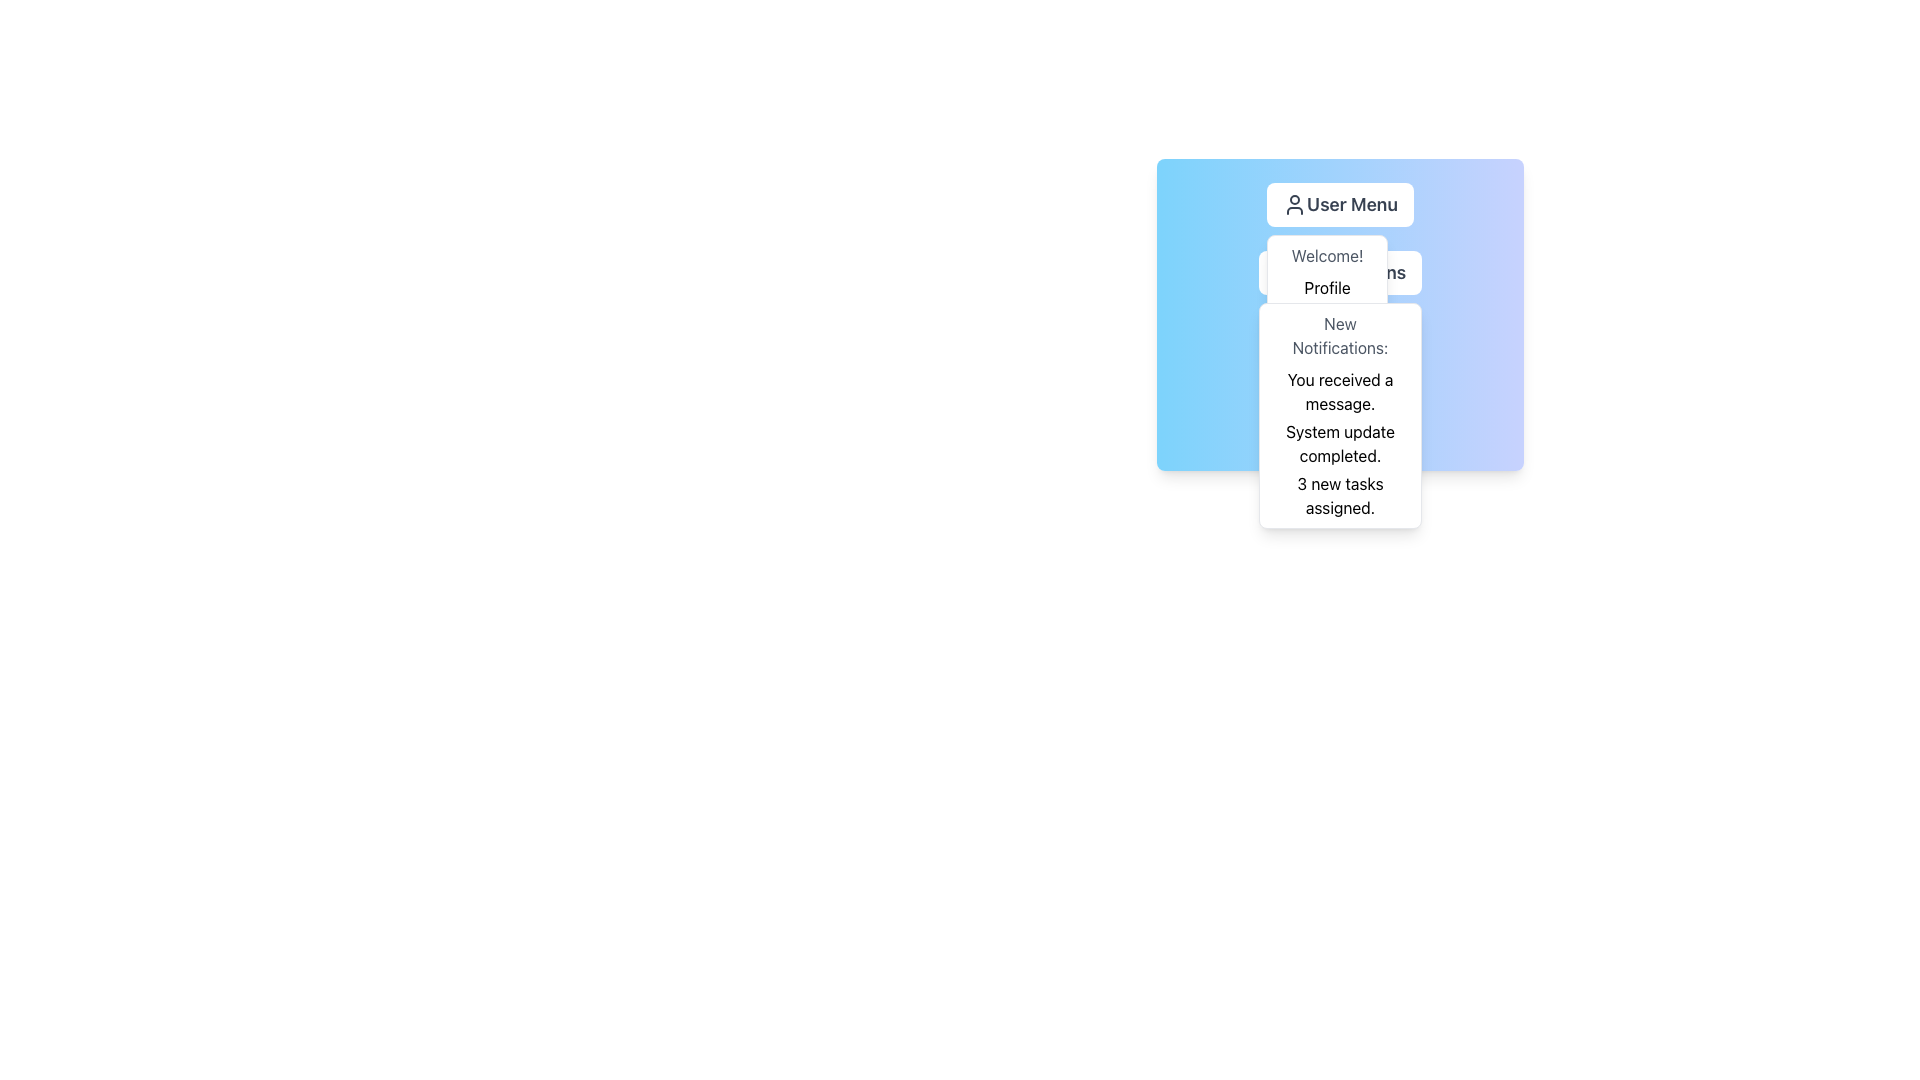  Describe the element at coordinates (1340, 426) in the screenshot. I see `the gear/cogwheel icon` at that location.